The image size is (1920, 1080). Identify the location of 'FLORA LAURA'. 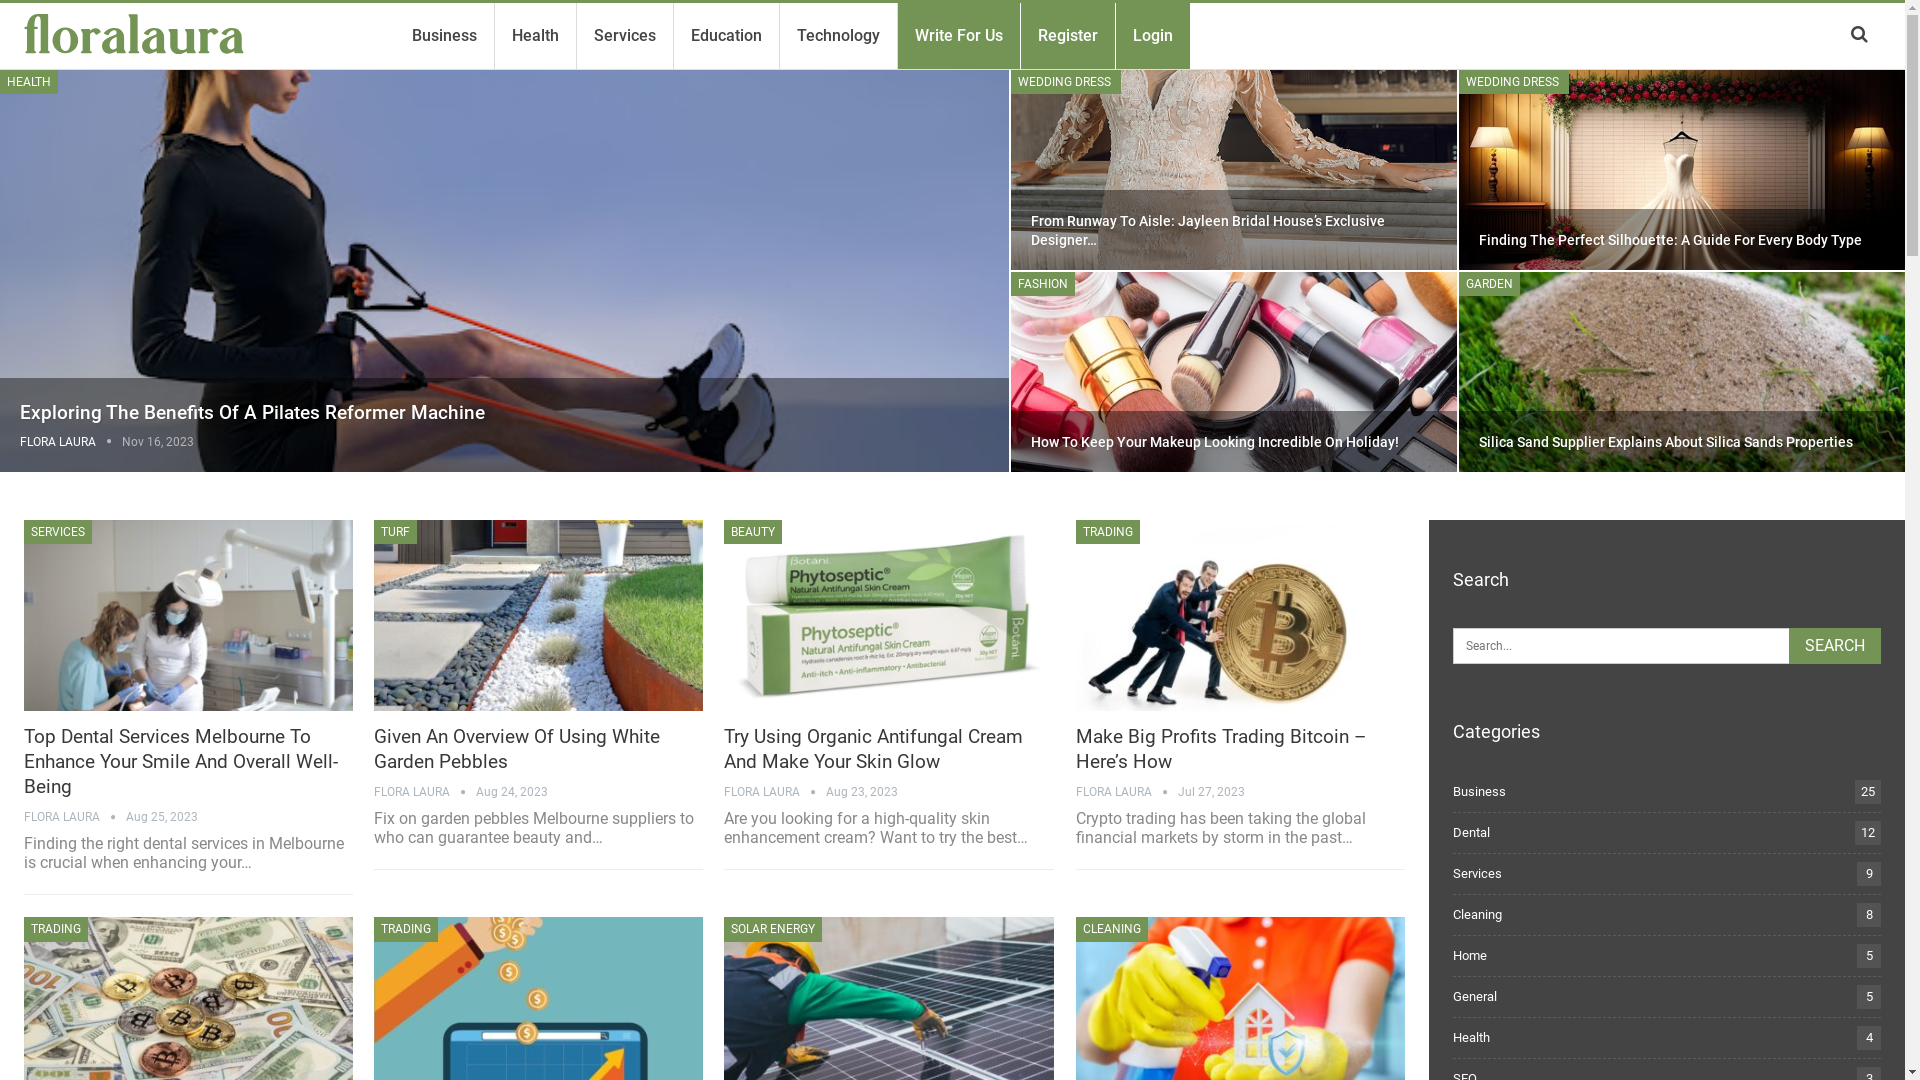
(1127, 790).